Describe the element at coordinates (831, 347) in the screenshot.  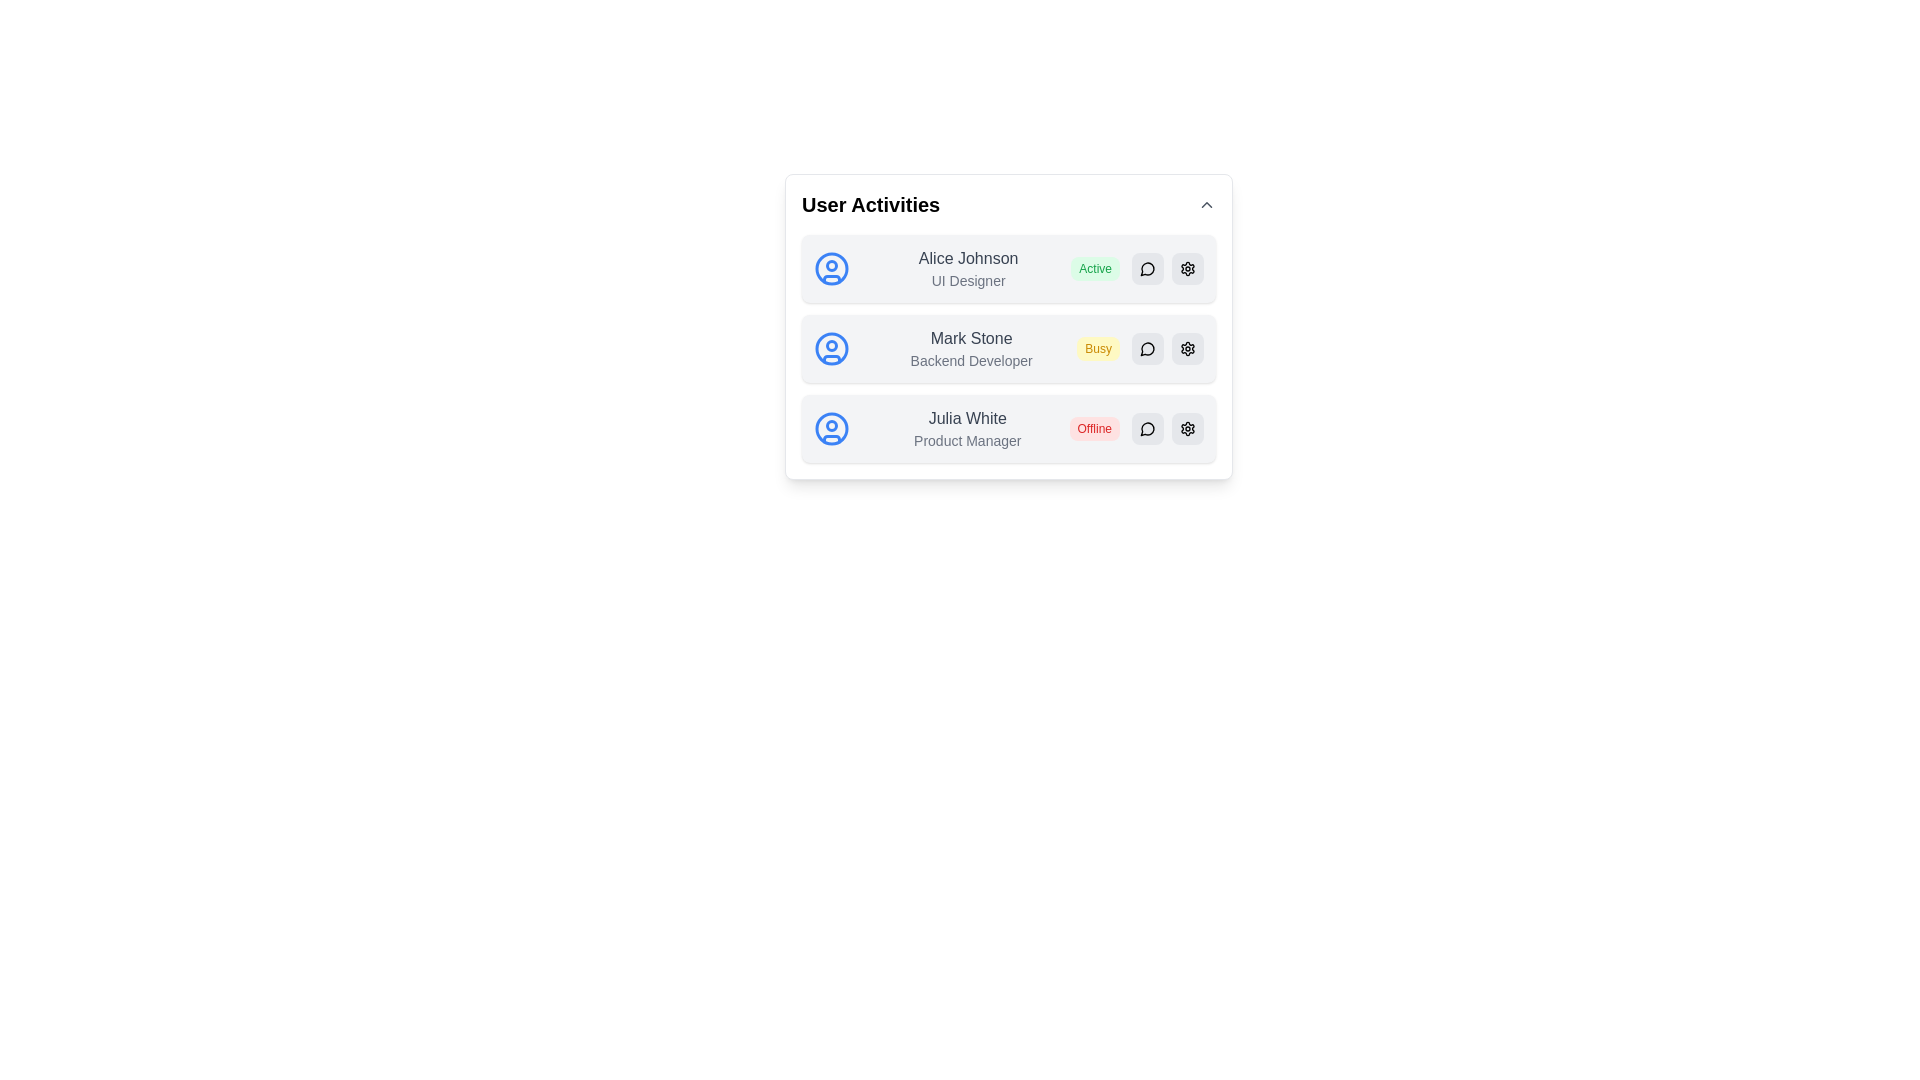
I see `the circular graphical element within the blue-bordered user avatar icon for Mark Stone` at that location.